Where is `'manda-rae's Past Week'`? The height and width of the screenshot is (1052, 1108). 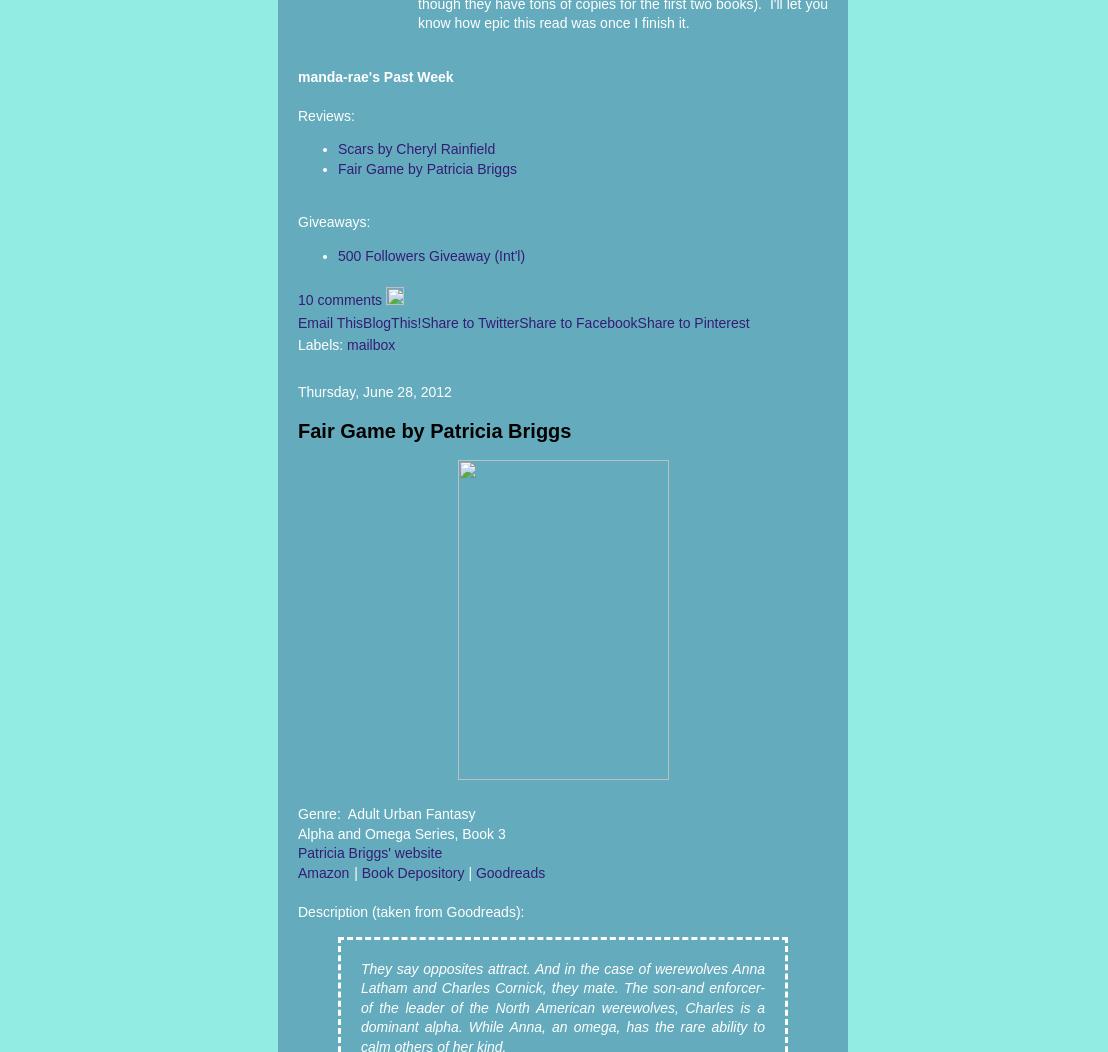
'manda-rae's Past Week' is located at coordinates (375, 74).